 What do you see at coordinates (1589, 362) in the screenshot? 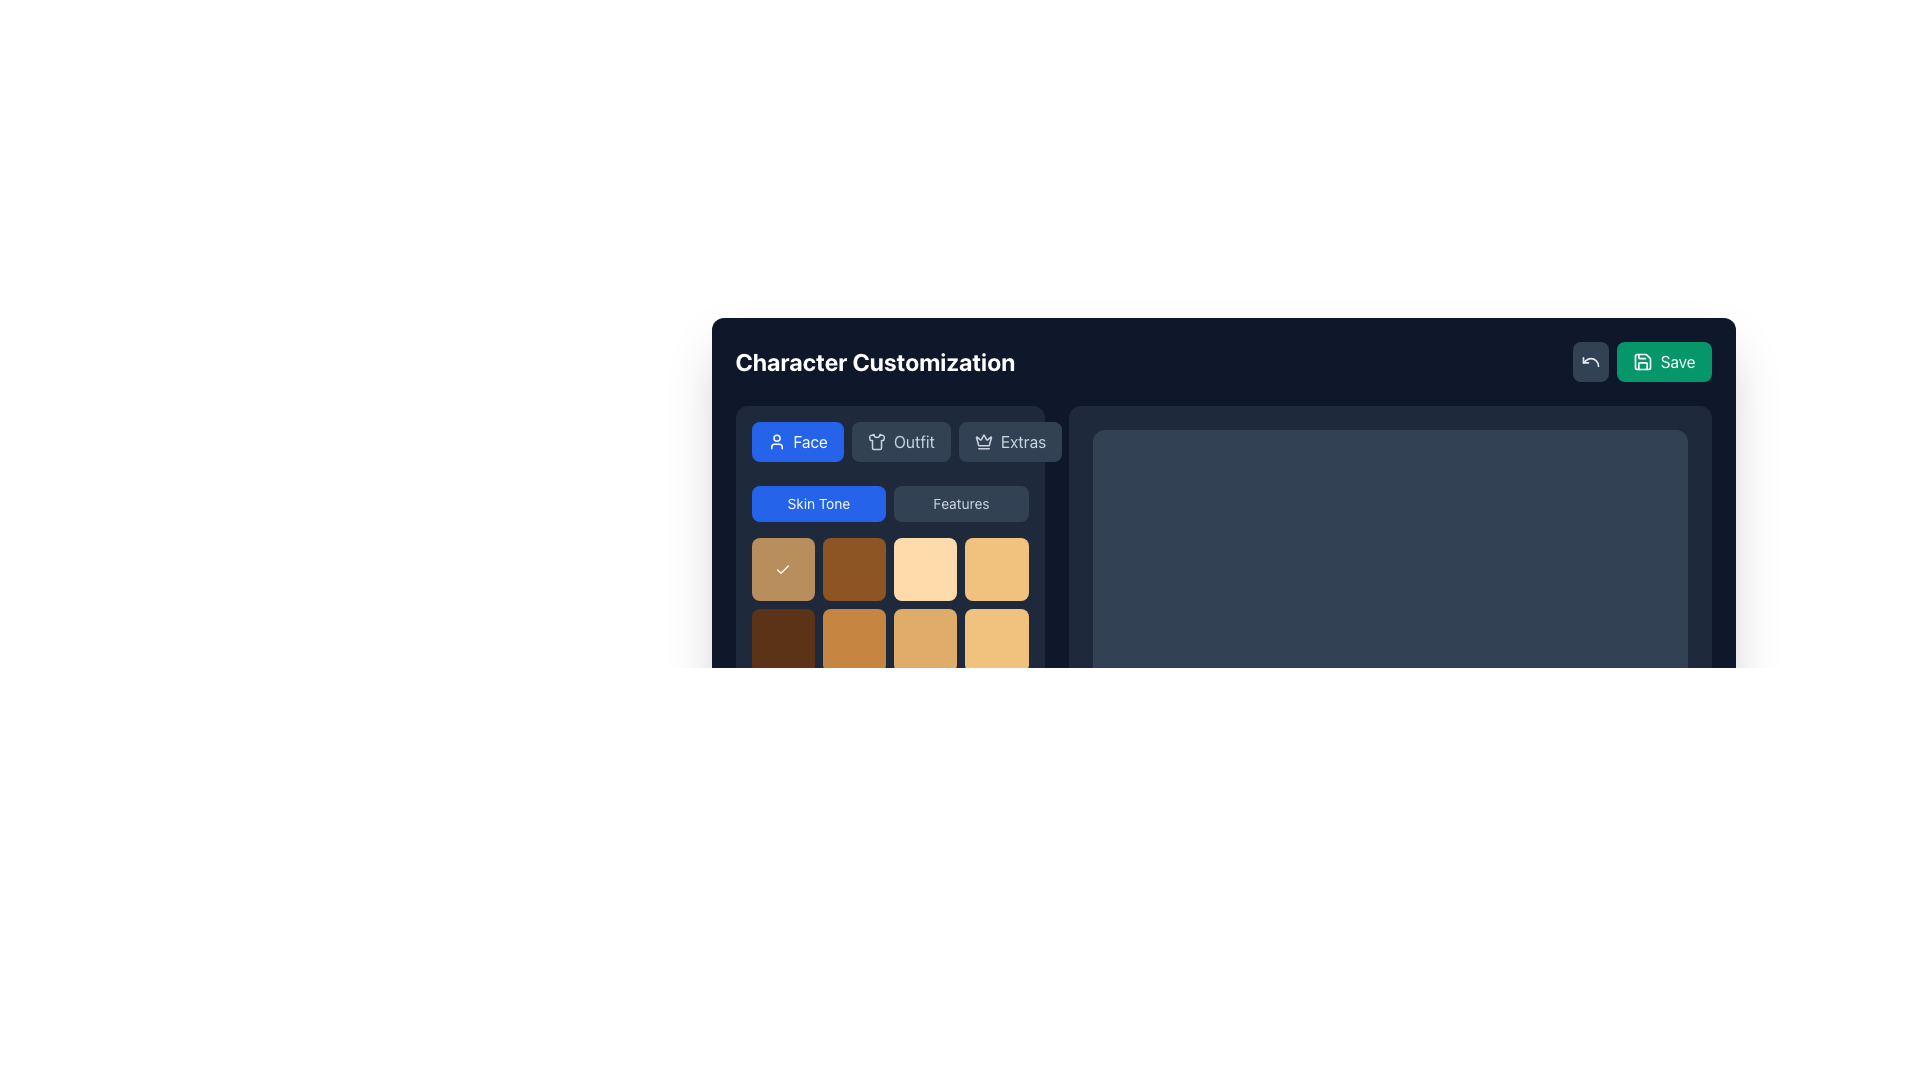
I see `the undo action icon, which is a leftward curved arrow located in the top-right corner of the interface` at bounding box center [1589, 362].